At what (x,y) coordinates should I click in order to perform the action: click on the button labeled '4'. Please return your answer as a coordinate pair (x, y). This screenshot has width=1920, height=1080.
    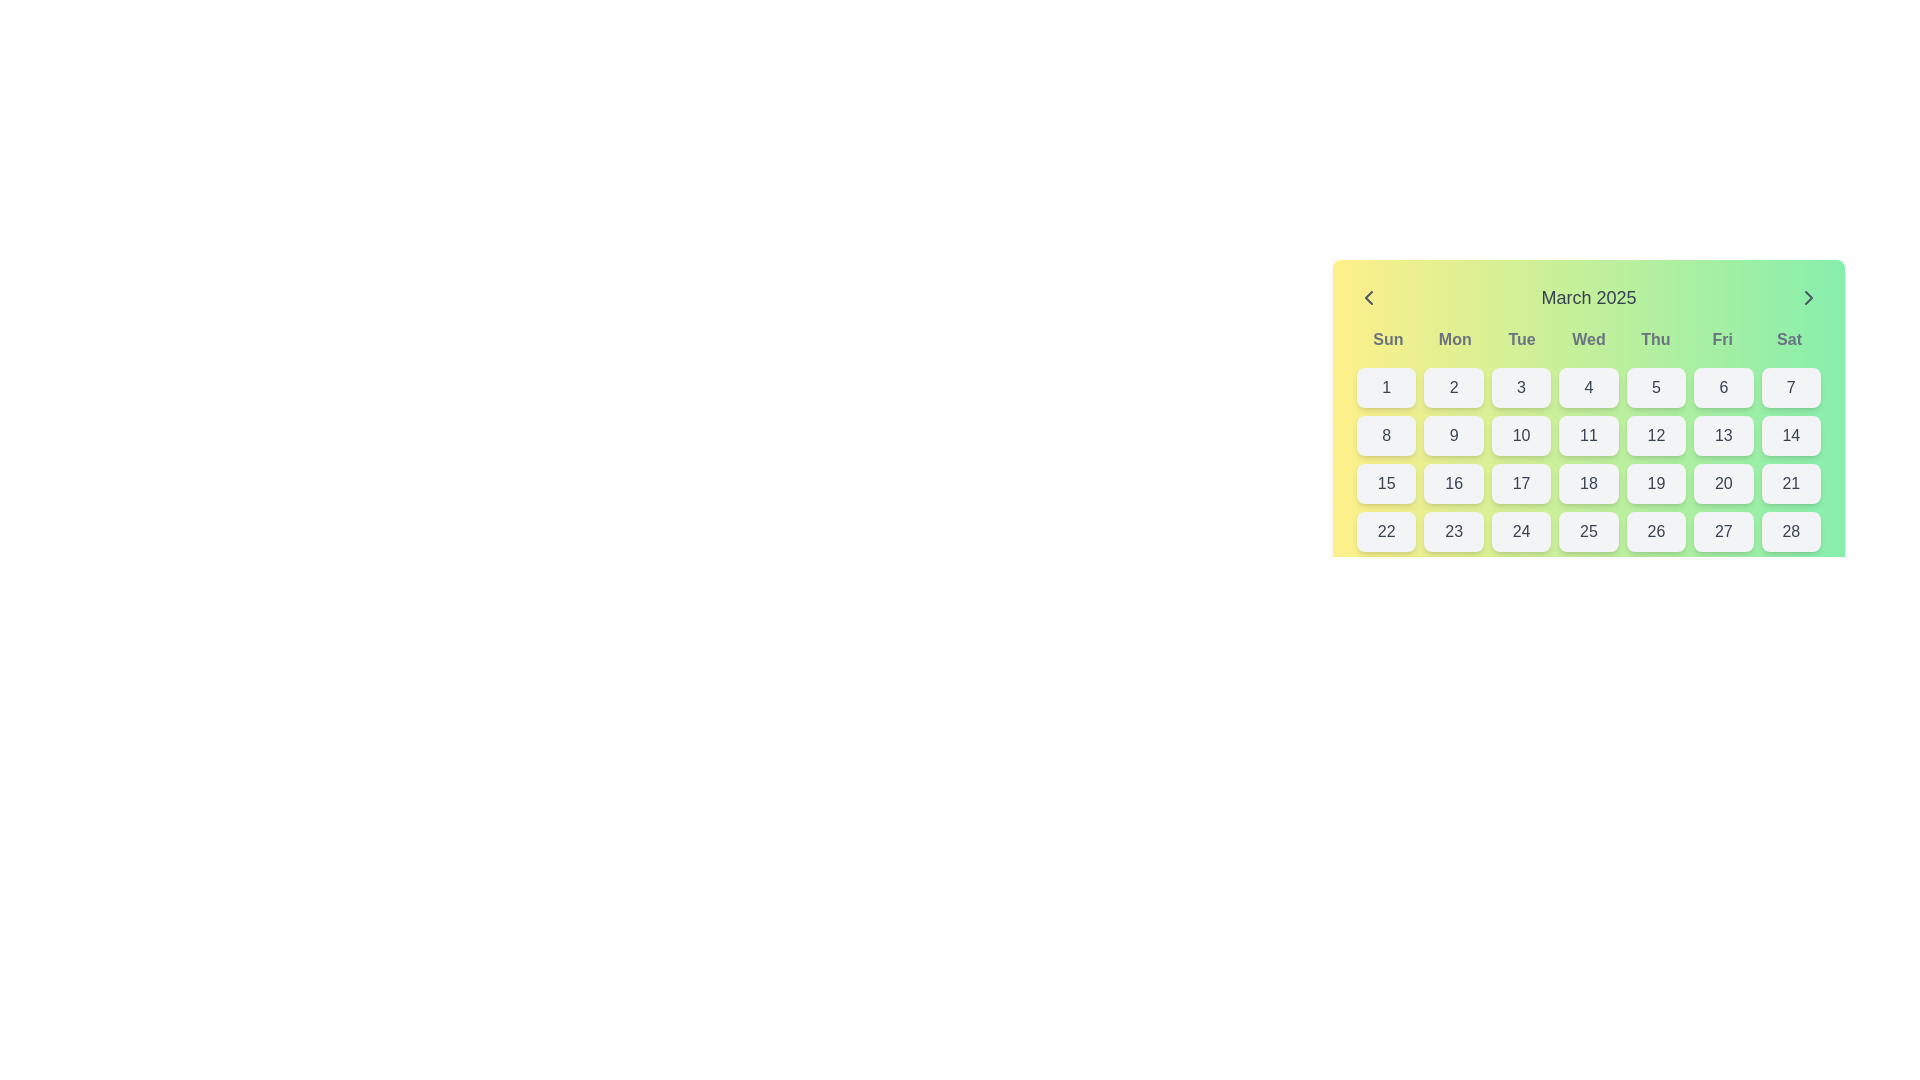
    Looking at the image, I should click on (1587, 388).